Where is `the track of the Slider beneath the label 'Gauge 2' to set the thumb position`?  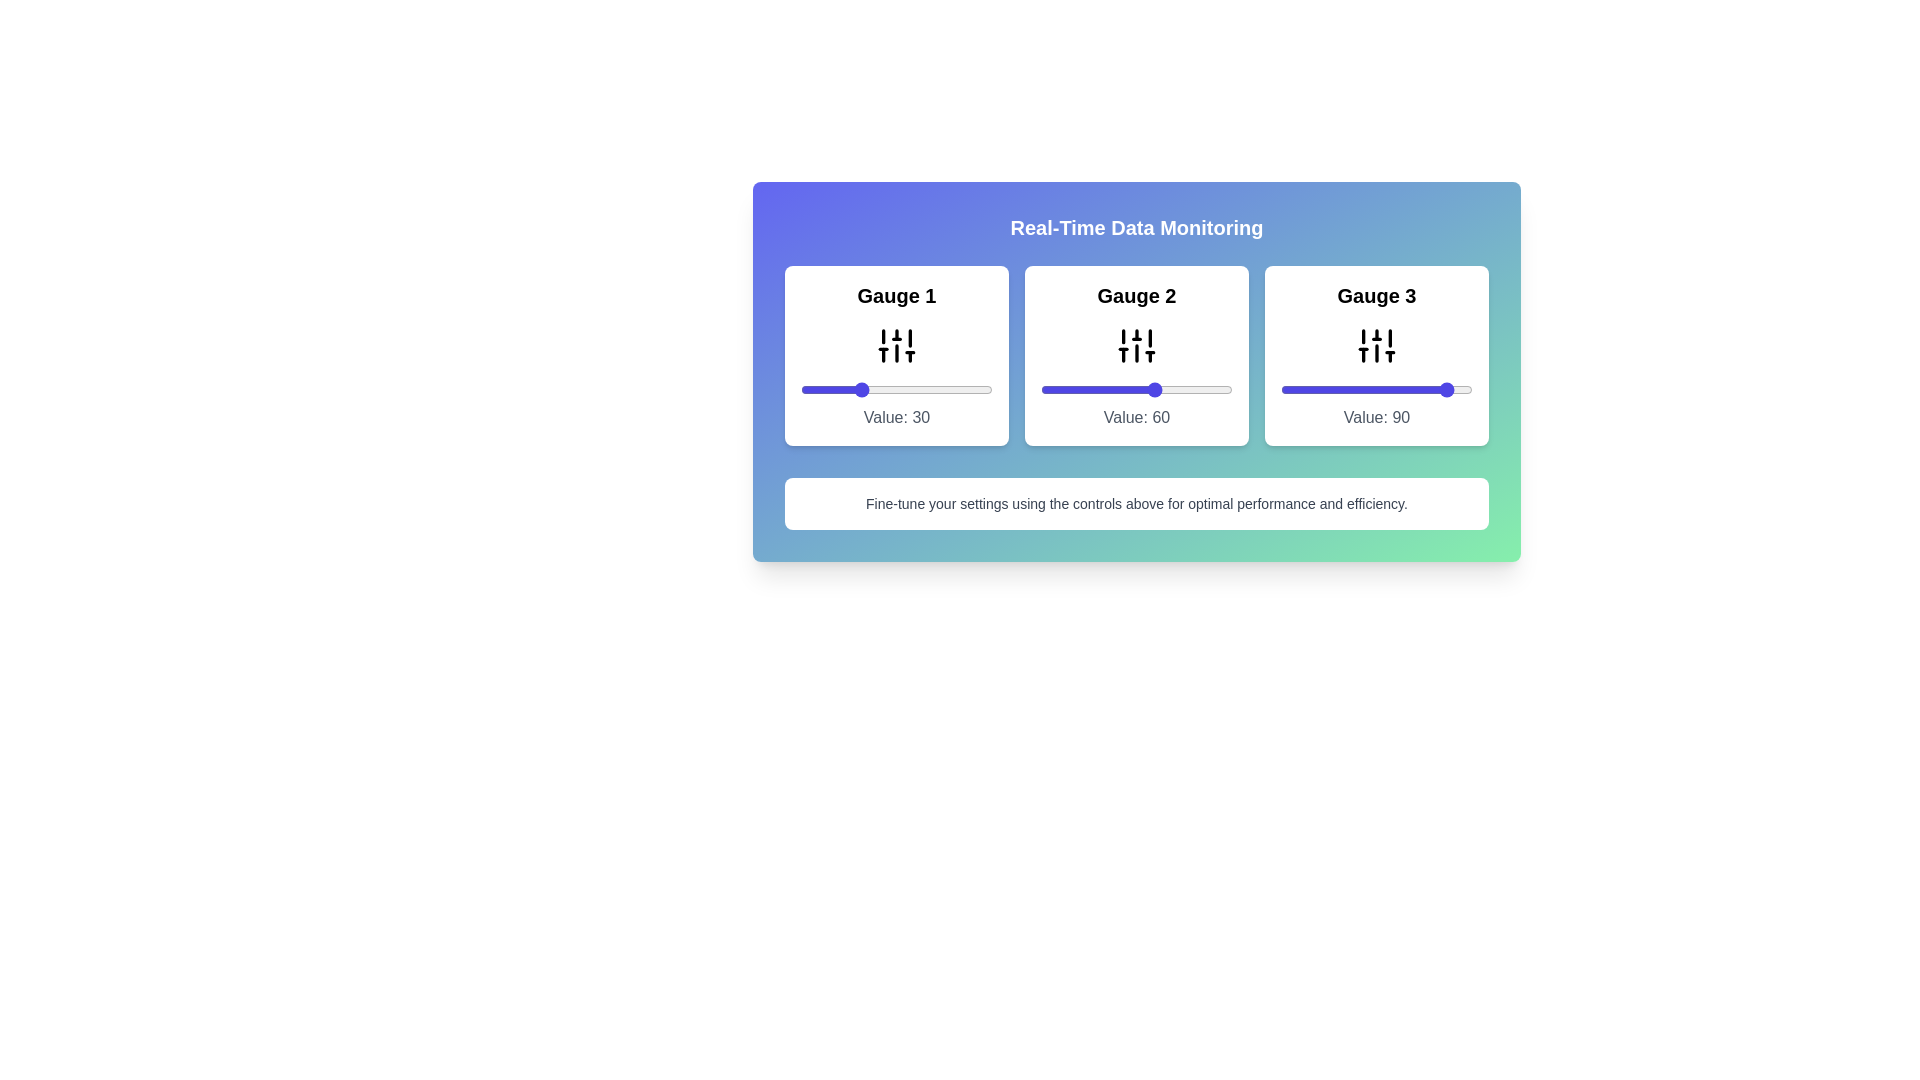 the track of the Slider beneath the label 'Gauge 2' to set the thumb position is located at coordinates (1137, 389).